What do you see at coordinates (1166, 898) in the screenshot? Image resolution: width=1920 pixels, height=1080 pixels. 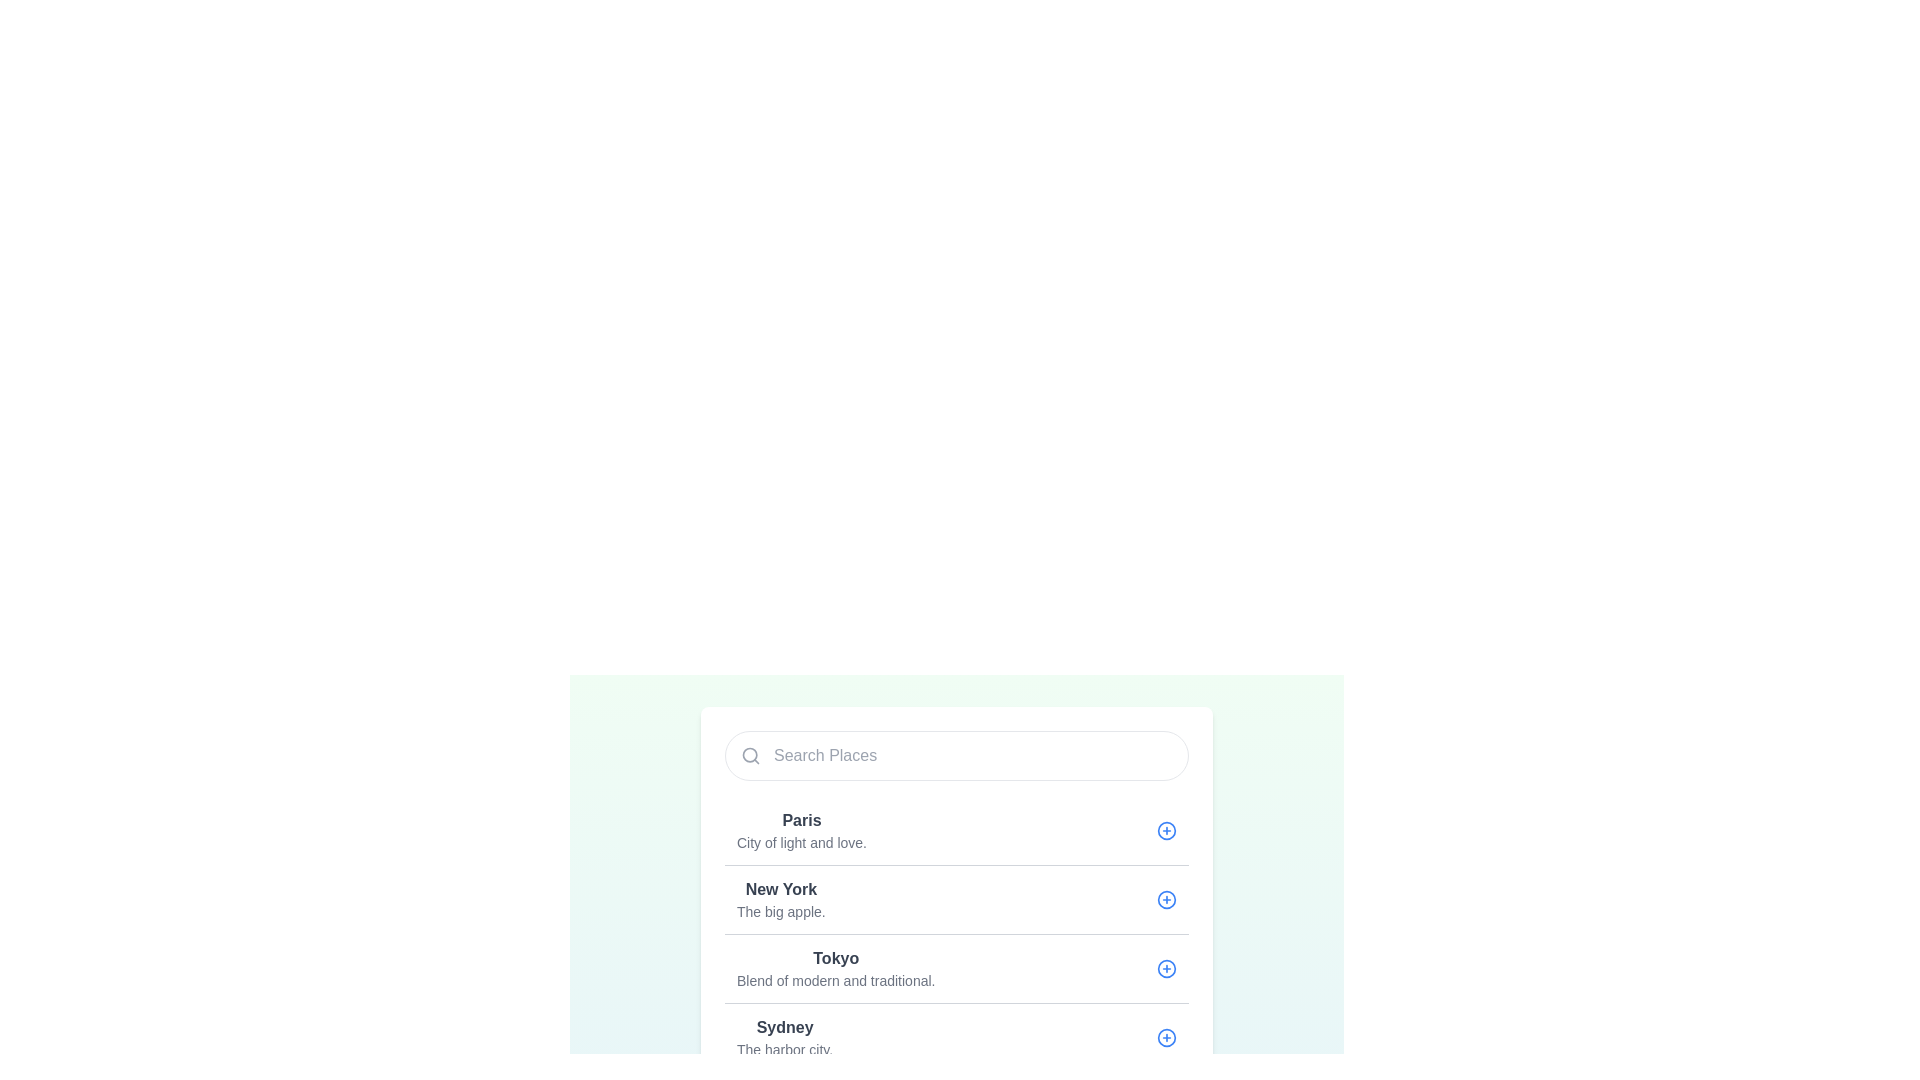 I see `the circular '+' icon within the SVG that is located to the right of the 'New York' label` at bounding box center [1166, 898].